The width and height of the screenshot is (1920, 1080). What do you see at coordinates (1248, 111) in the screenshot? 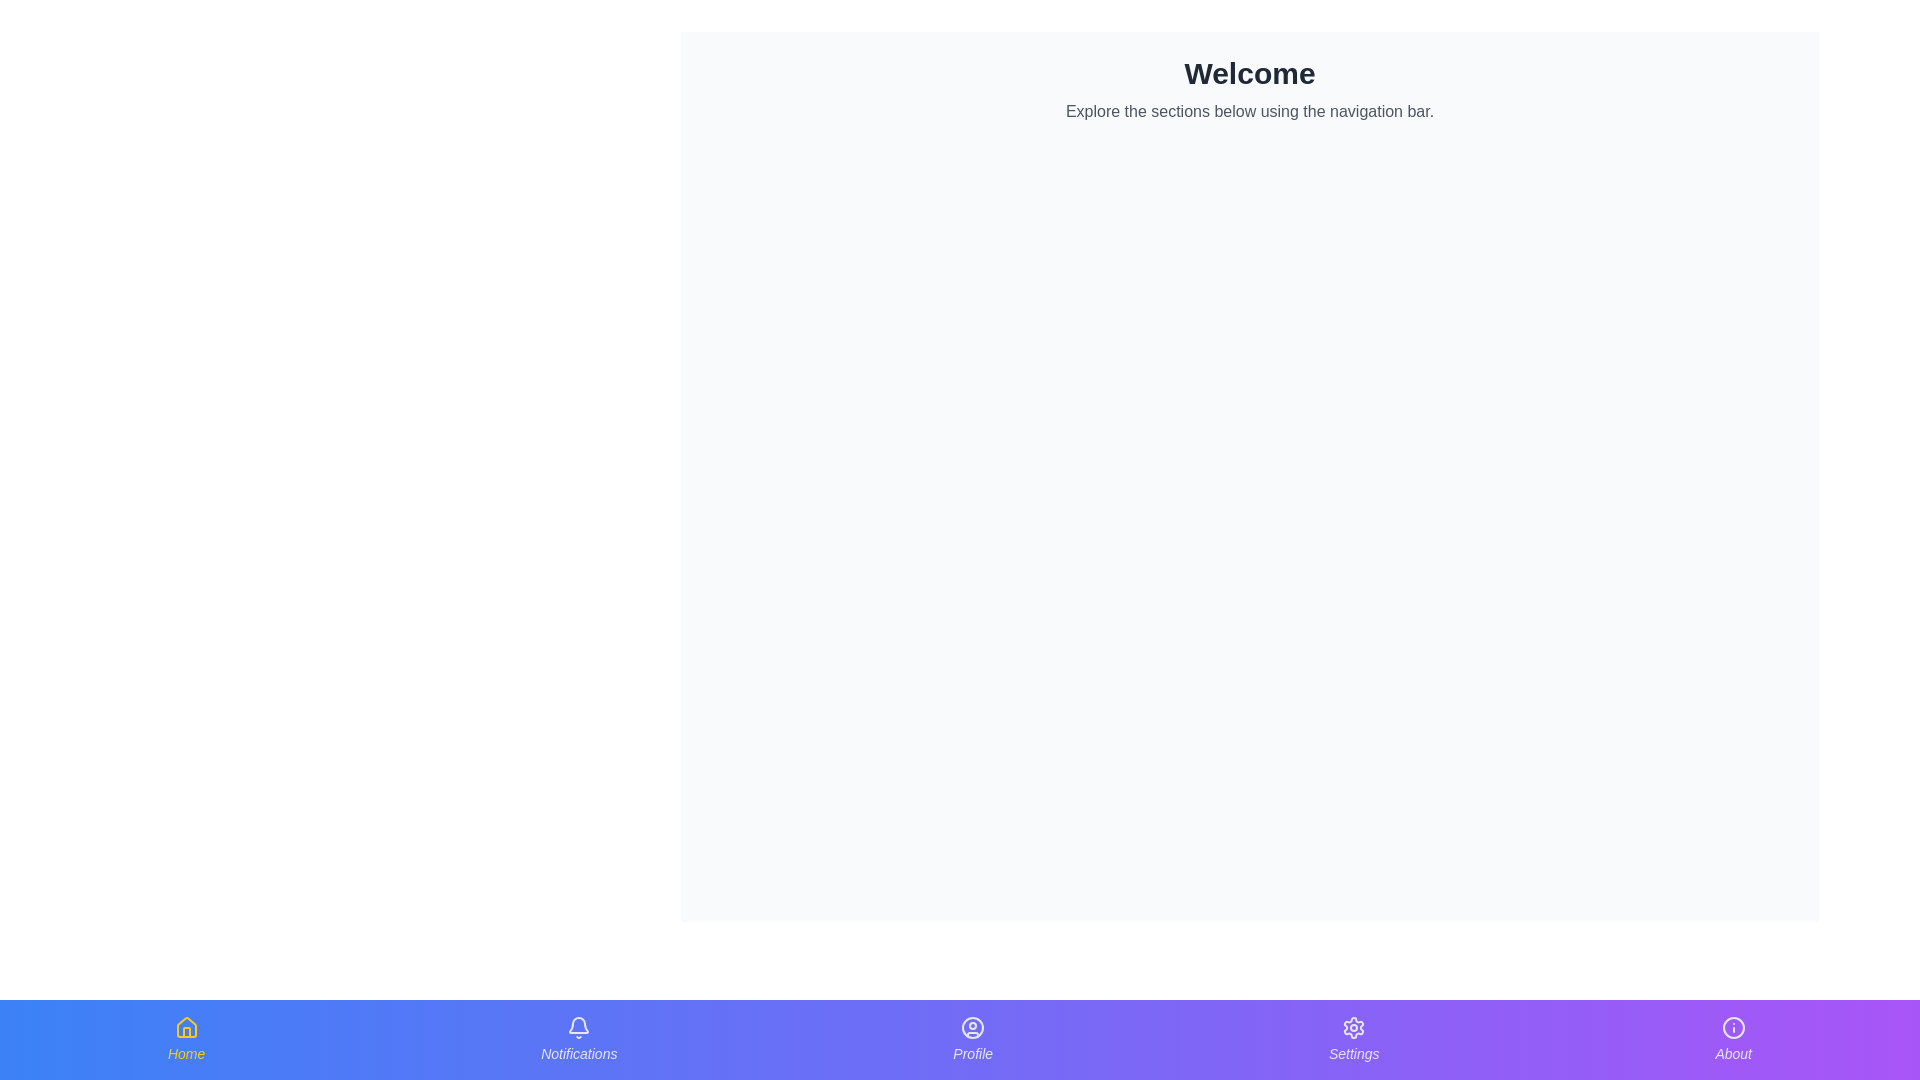
I see `text label displaying 'Explore the sections below using the navigation bar.' which is centered below the heading 'Welcome.'` at bounding box center [1248, 111].